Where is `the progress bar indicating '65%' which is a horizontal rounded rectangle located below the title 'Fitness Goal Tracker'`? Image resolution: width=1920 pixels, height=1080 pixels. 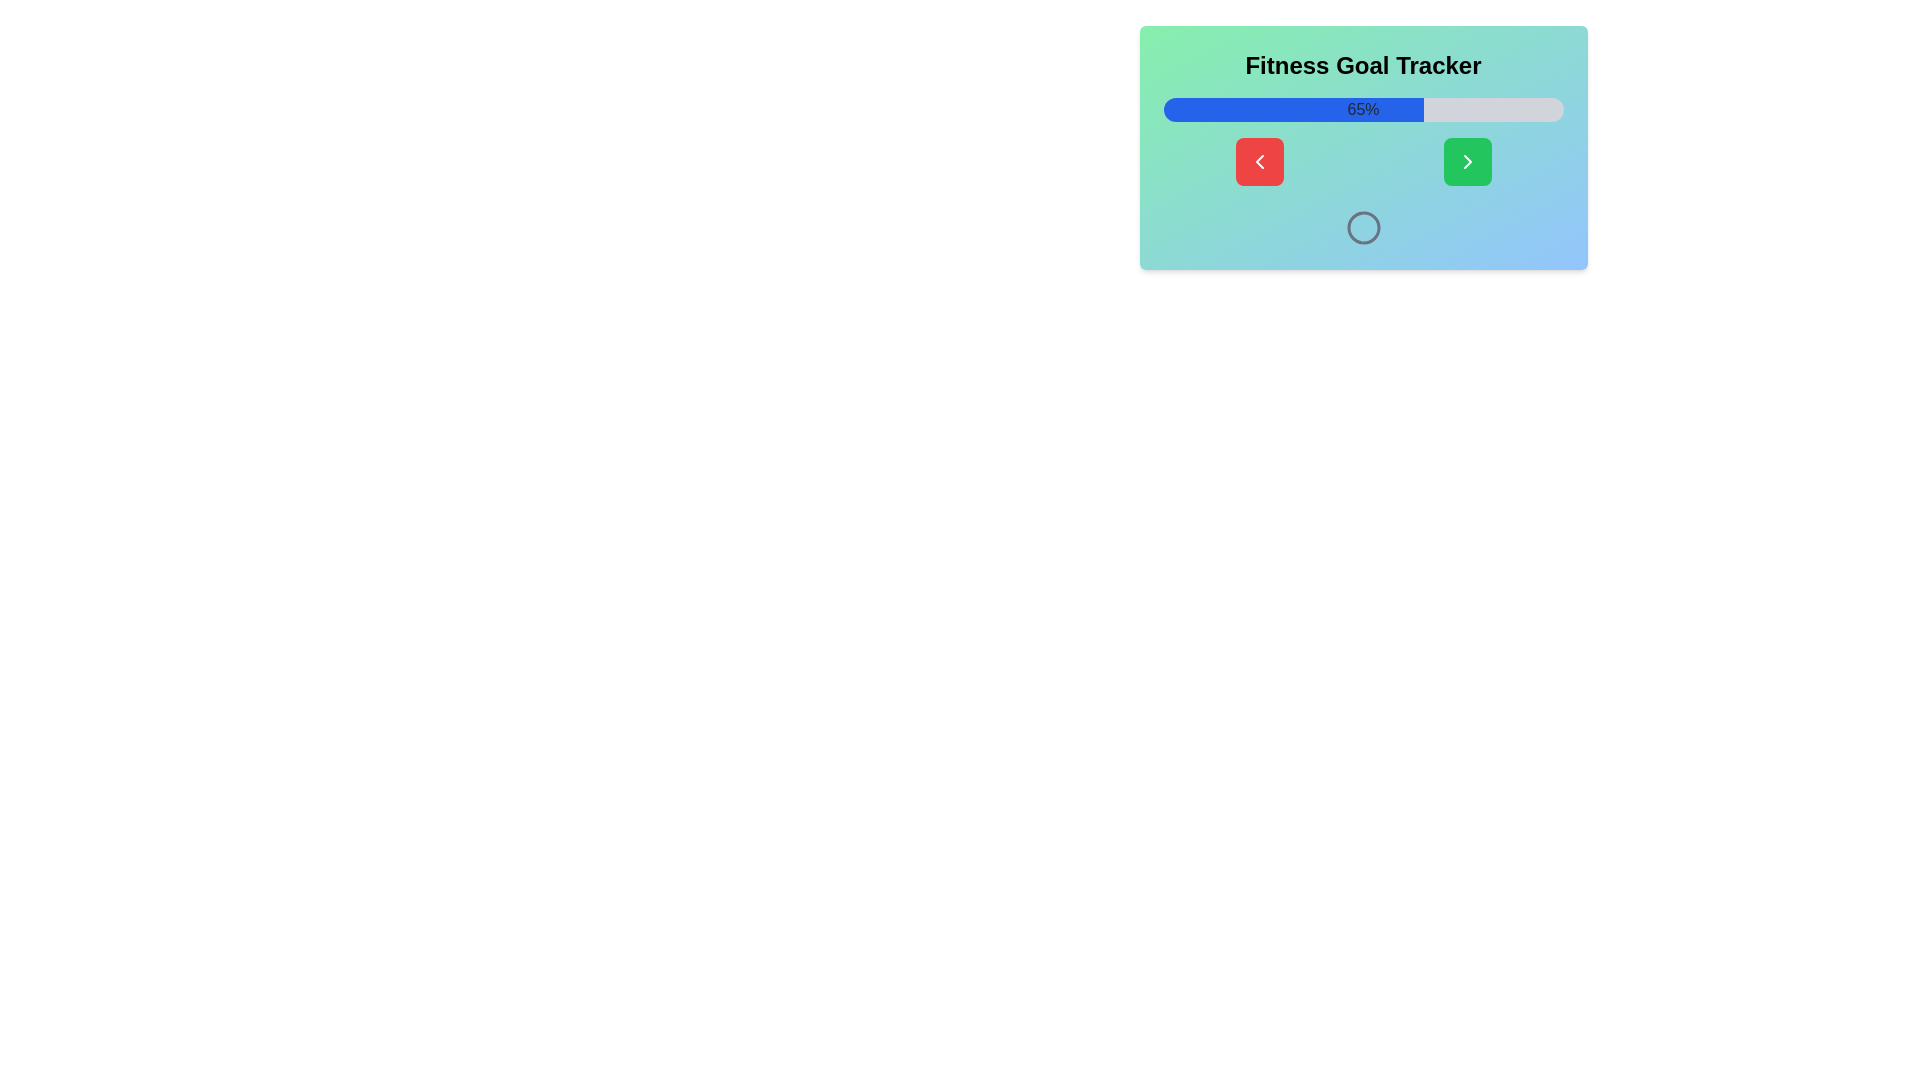
the progress bar indicating '65%' which is a horizontal rounded rectangle located below the title 'Fitness Goal Tracker' is located at coordinates (1362, 110).